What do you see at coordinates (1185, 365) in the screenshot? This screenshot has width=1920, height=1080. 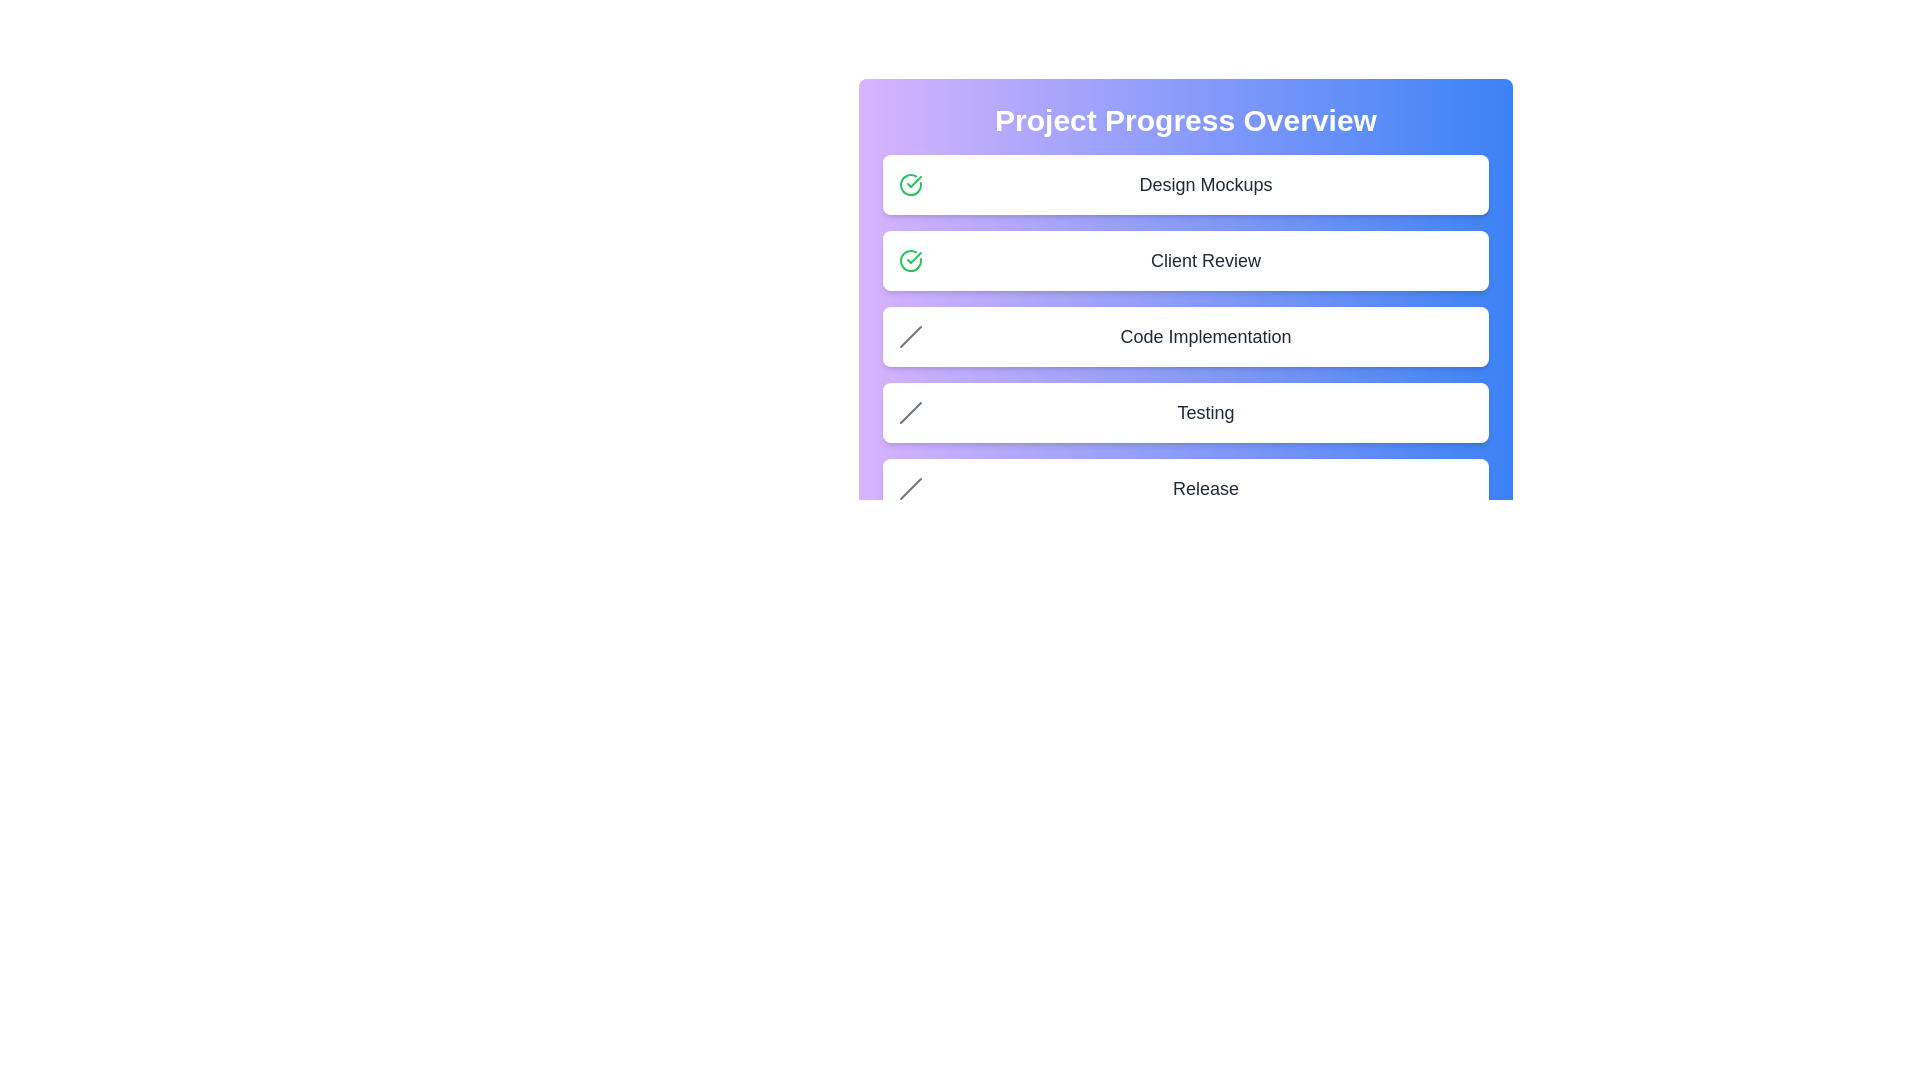 I see `the 'Code Implementation' label with status indicator in the project overview, which is the third item in a vertical list between 'Client Review' and 'Testing'` at bounding box center [1185, 365].